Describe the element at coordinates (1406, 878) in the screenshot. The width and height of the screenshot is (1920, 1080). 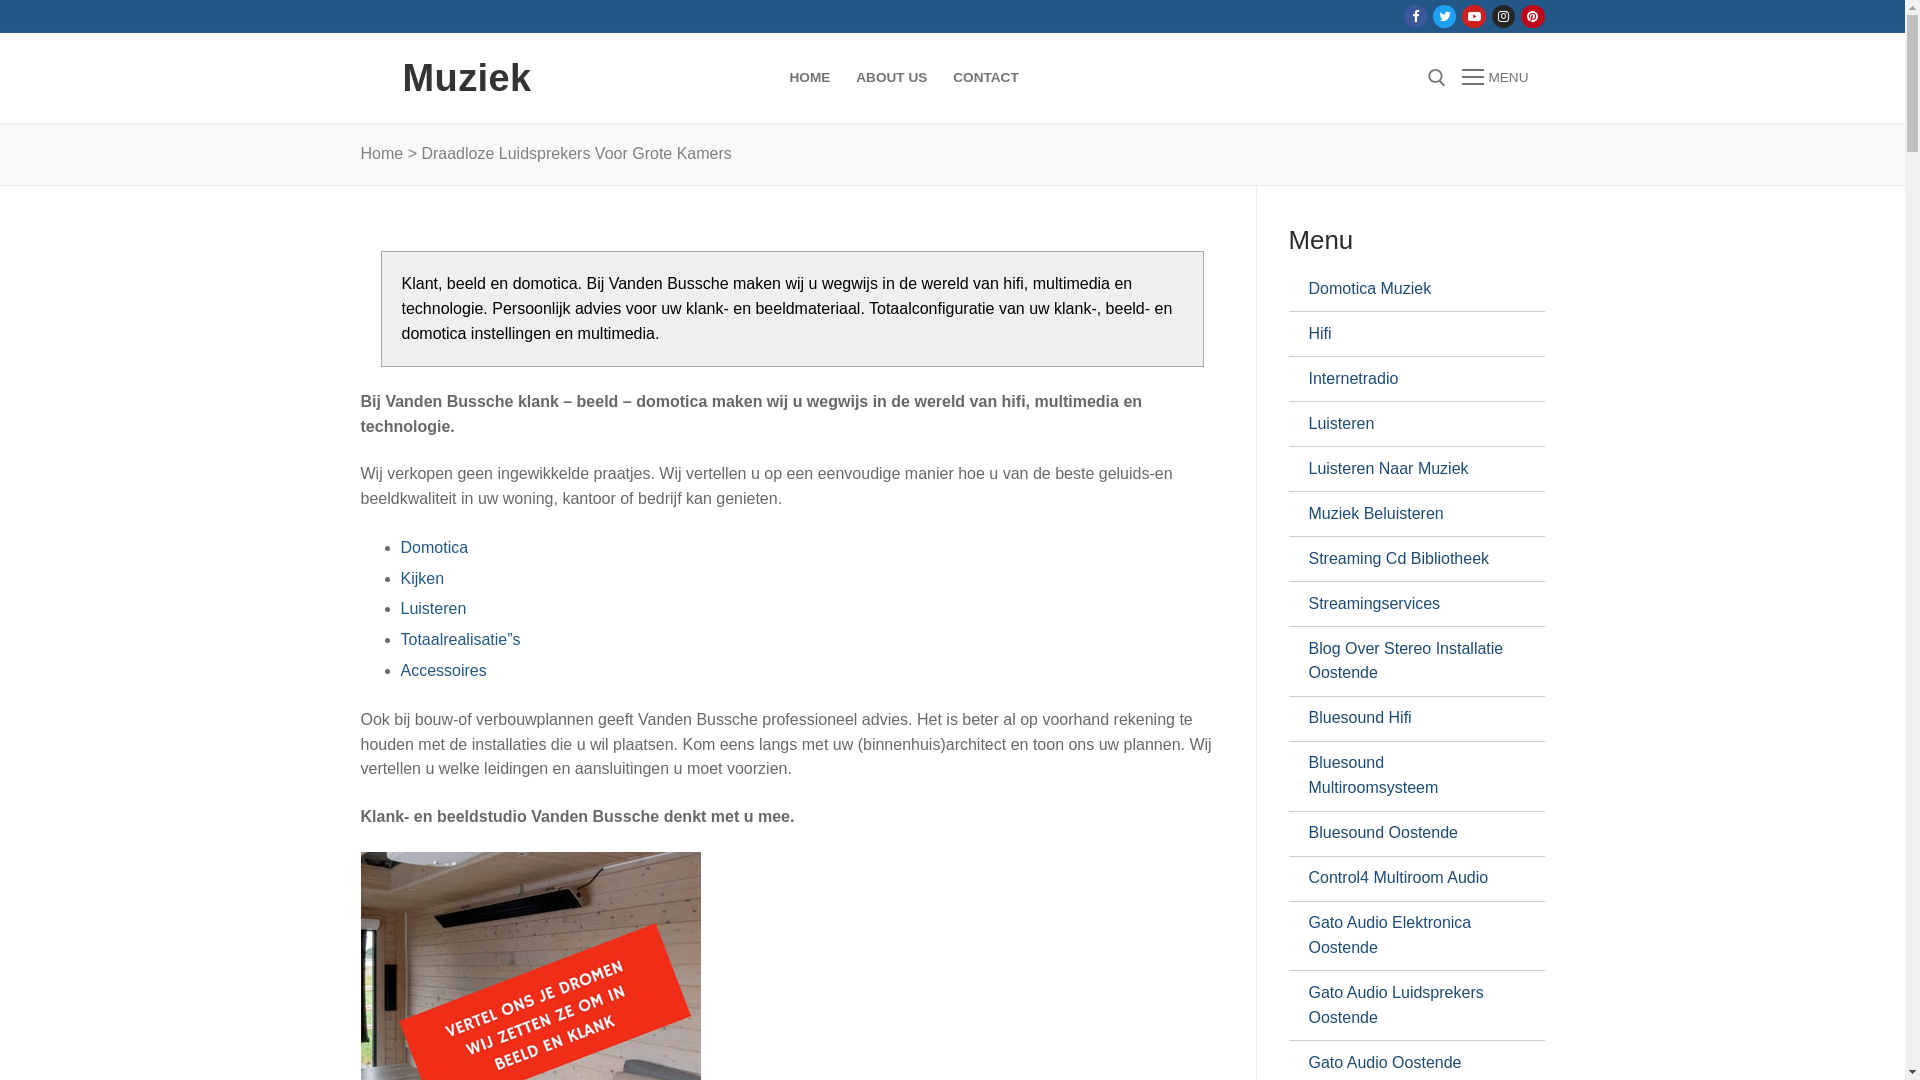
I see `'Control4 Multiroom Audio'` at that location.